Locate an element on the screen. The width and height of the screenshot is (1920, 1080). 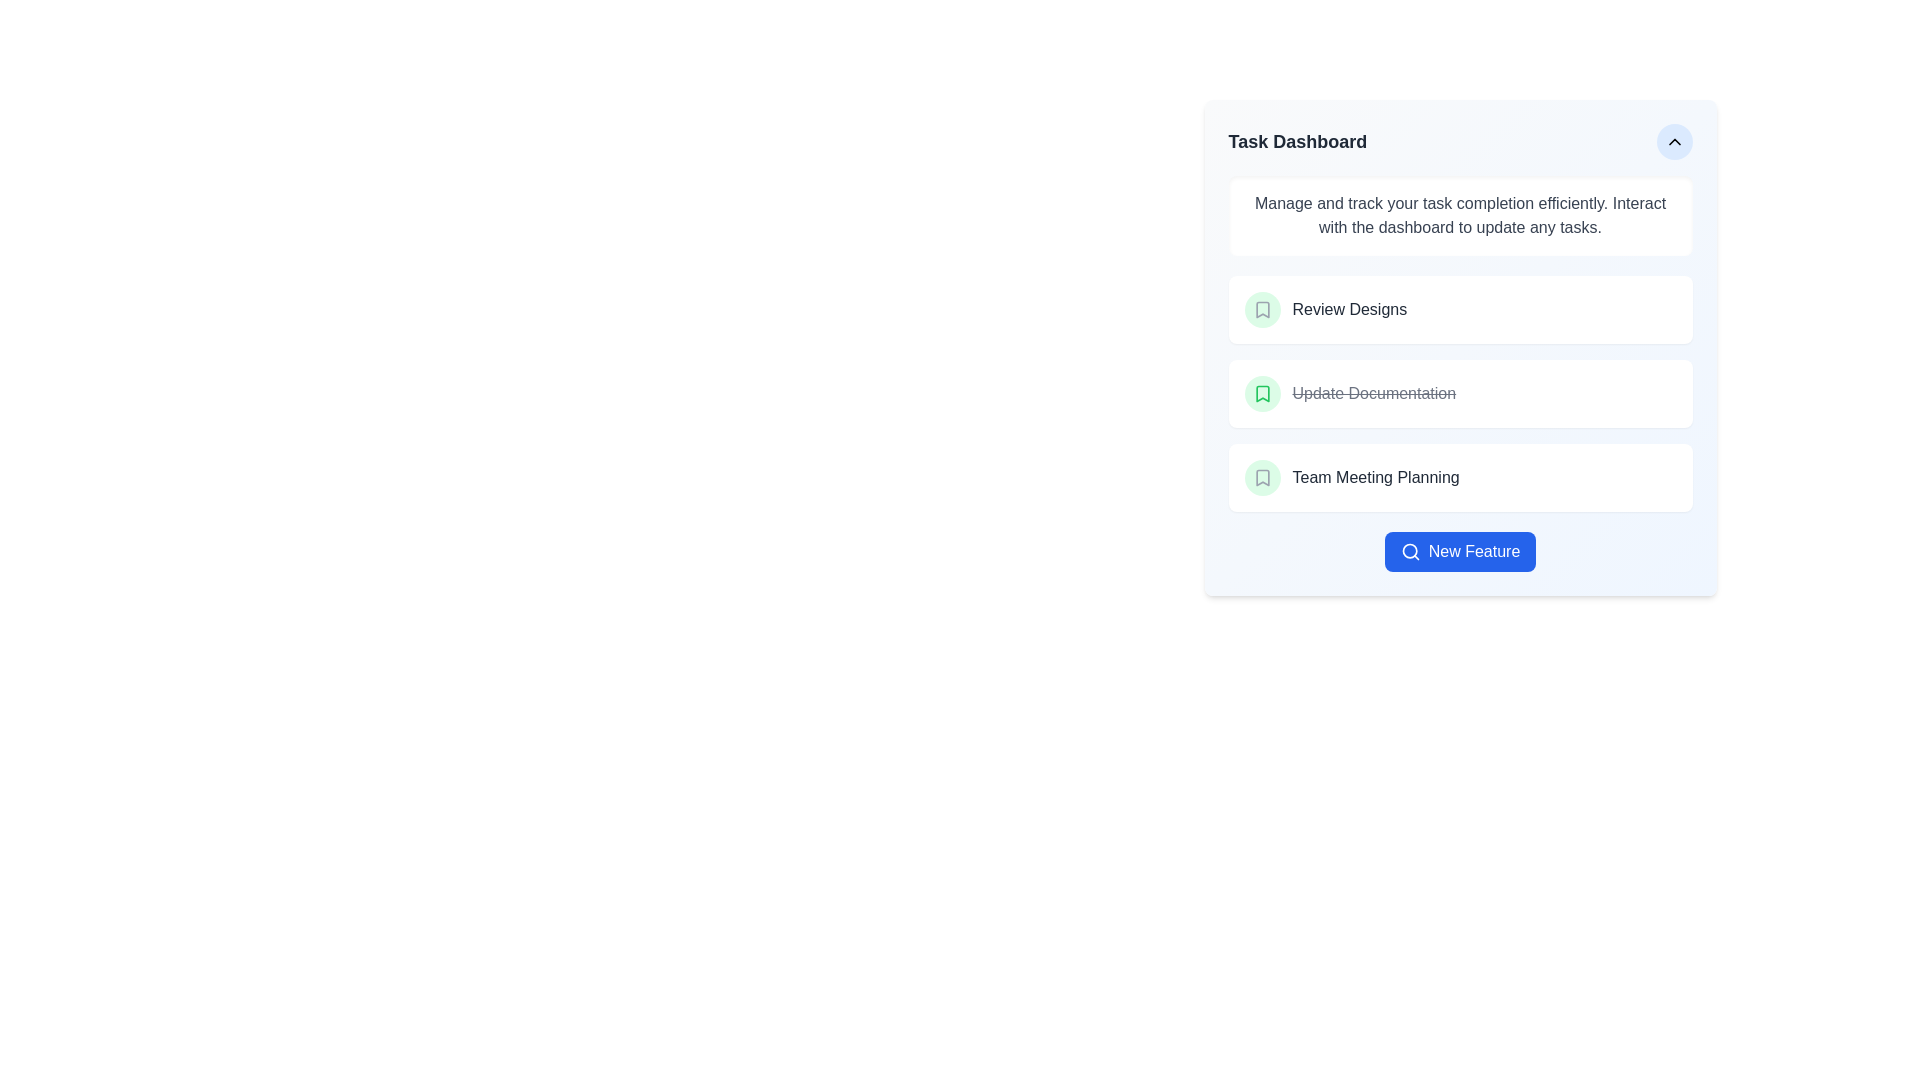
the interactive button located to the left of the 'Update Documentation' text to interact with it is located at coordinates (1261, 393).